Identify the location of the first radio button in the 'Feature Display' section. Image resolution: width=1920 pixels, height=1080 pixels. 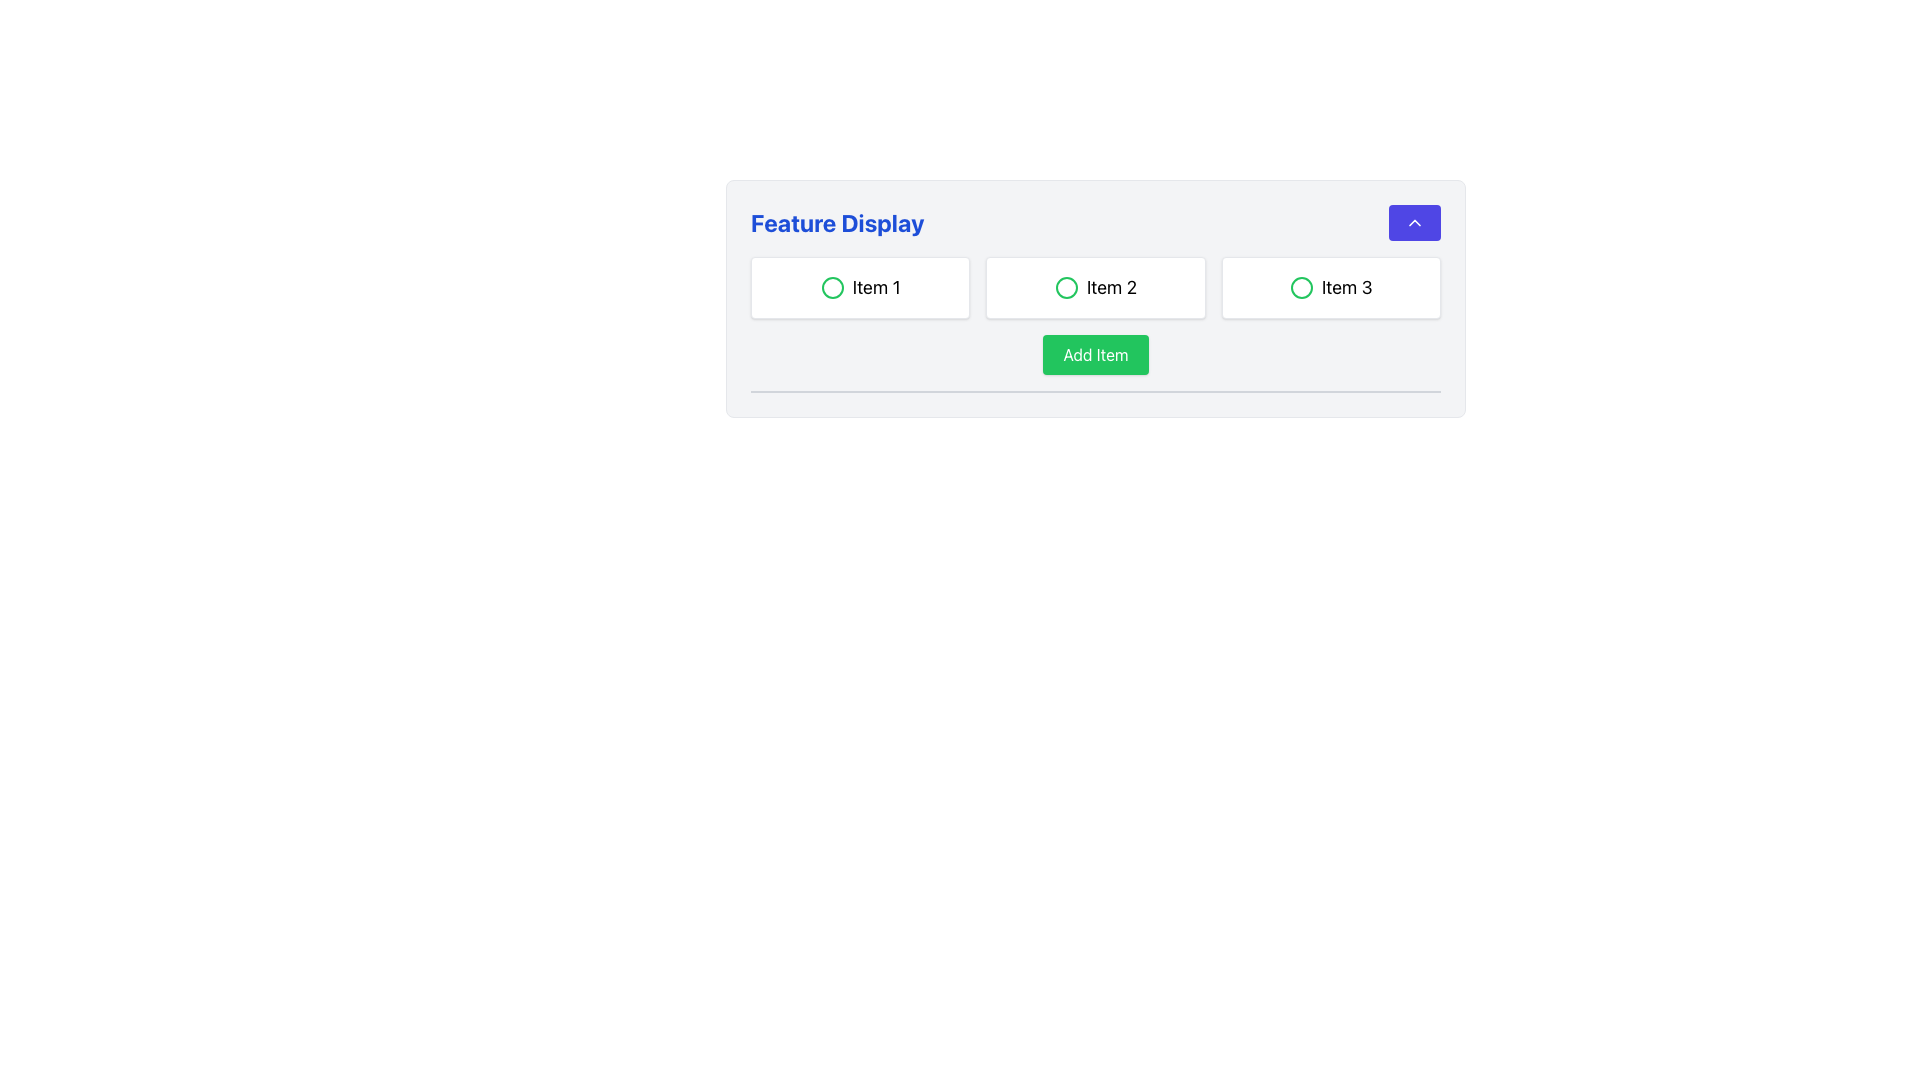
(832, 288).